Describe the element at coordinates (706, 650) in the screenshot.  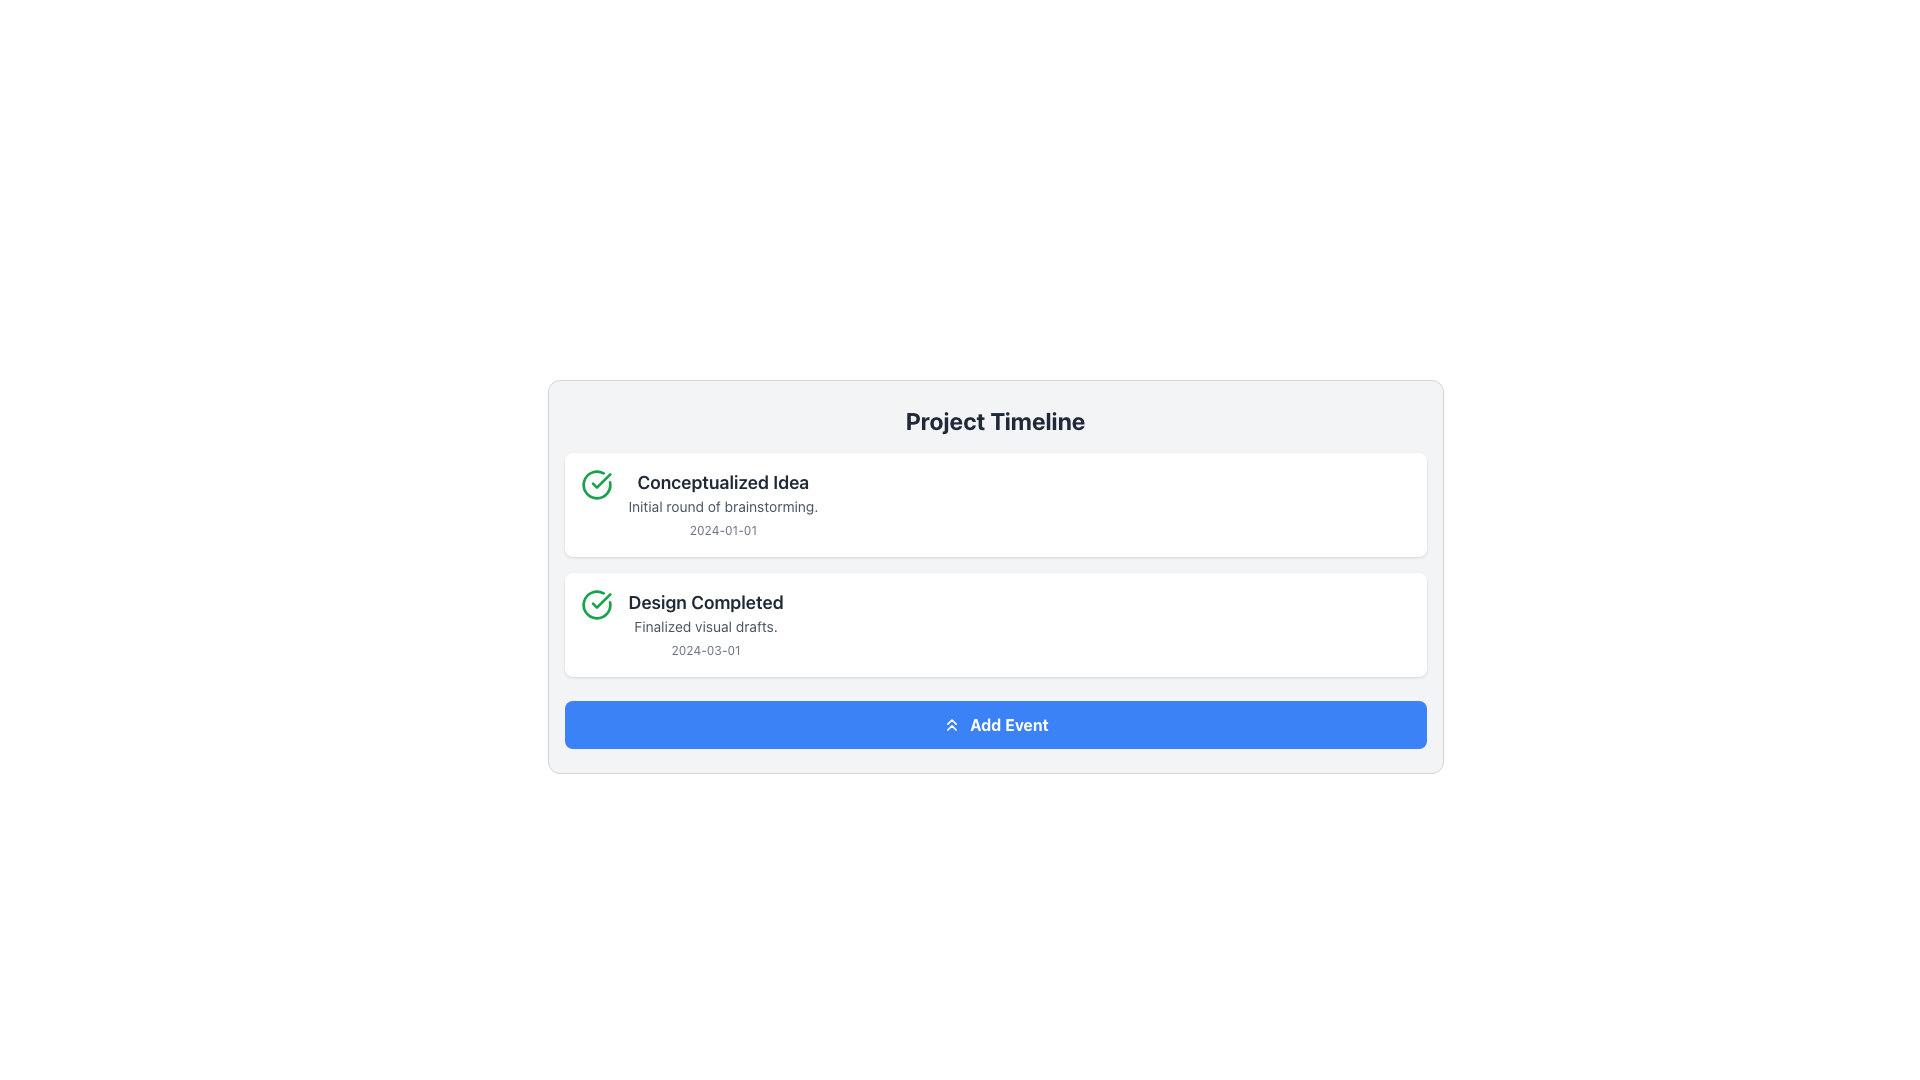
I see `the static text label displaying the date '2024-03-01' in gray, located near the bottom-right of the 'Design Completed' milestone section, beneath 'Finalized visual drafts.'` at that location.